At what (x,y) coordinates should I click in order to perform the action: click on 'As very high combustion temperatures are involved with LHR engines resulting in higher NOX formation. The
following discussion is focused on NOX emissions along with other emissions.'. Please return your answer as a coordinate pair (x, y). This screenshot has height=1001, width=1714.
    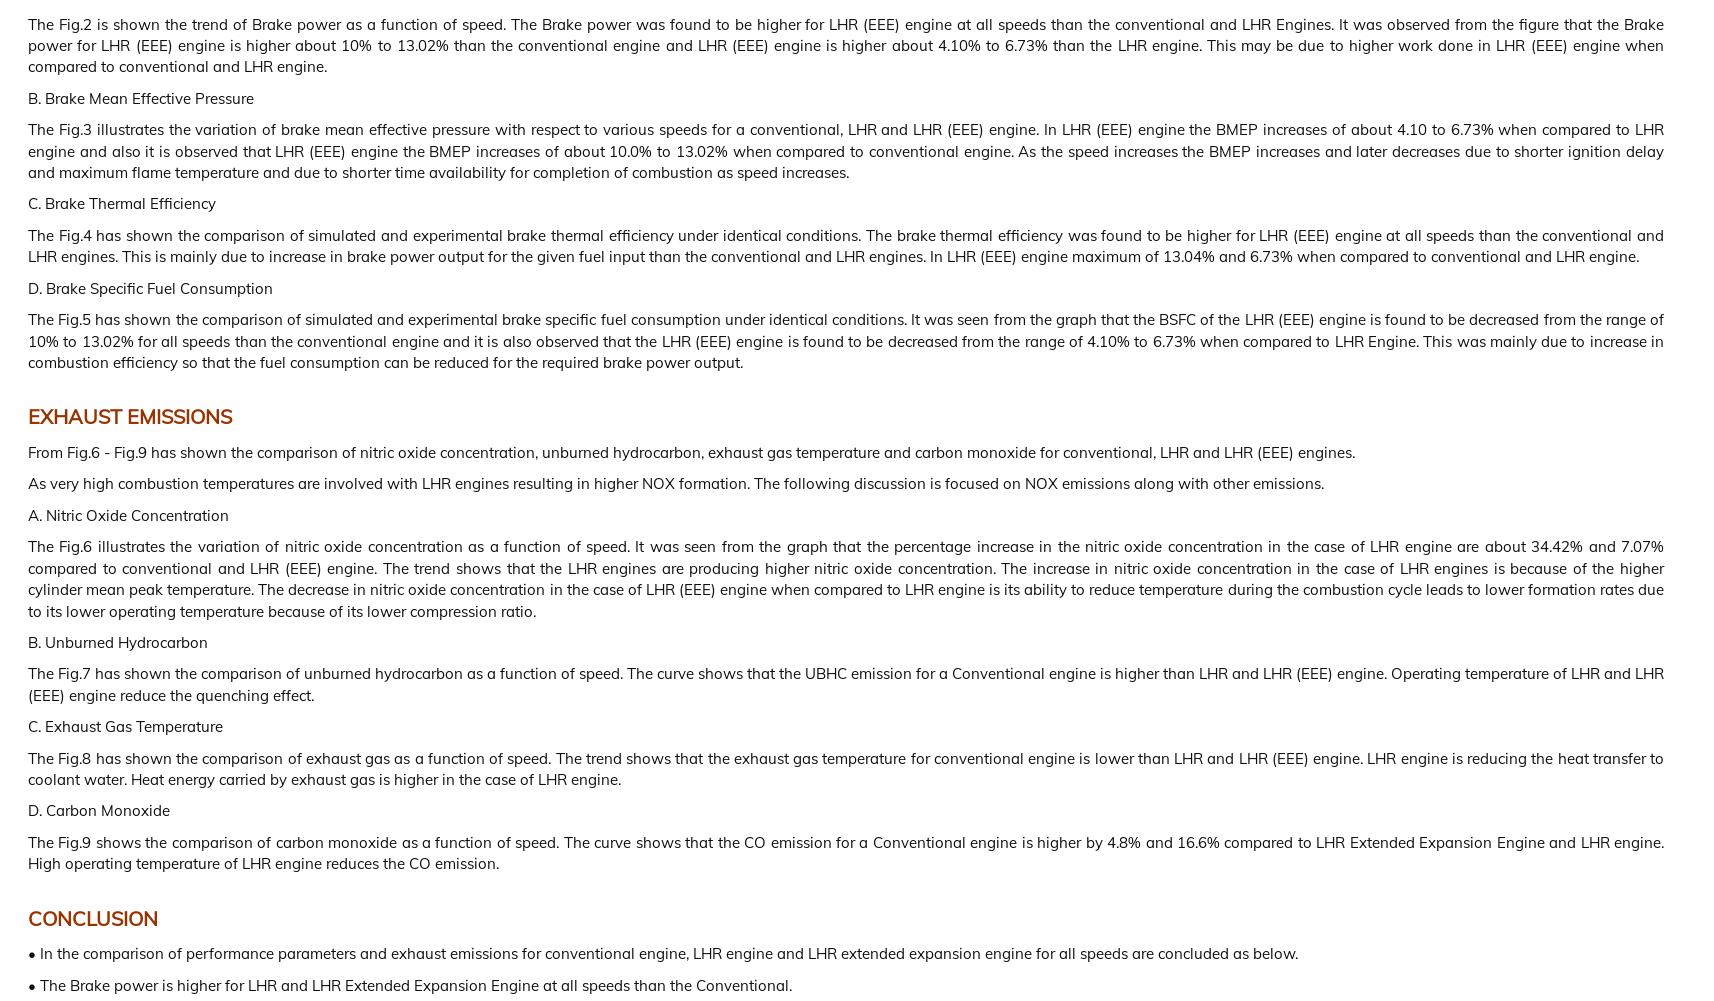
    Looking at the image, I should click on (675, 483).